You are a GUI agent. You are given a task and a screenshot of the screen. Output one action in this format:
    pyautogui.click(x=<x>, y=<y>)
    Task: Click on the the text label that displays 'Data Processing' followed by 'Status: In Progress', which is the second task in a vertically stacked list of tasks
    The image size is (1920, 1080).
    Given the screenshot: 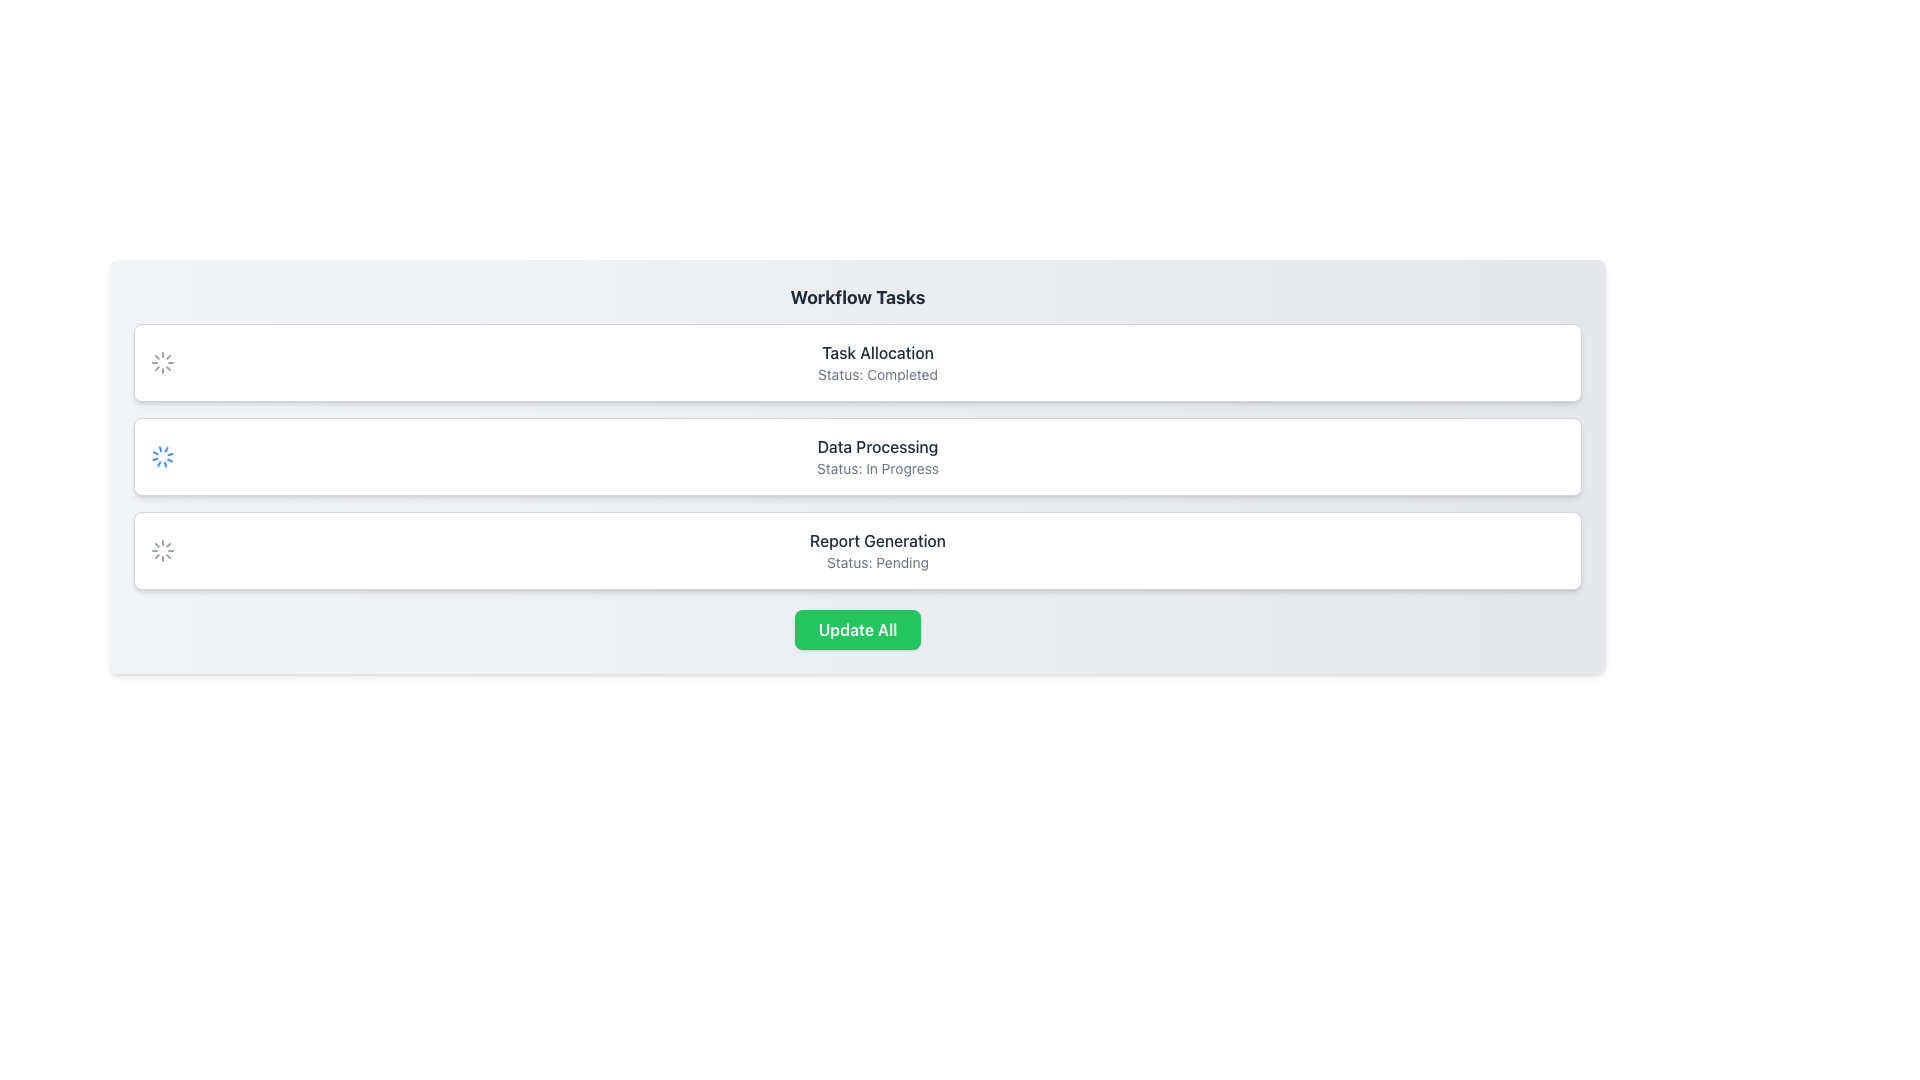 What is the action you would take?
    pyautogui.click(x=878, y=456)
    